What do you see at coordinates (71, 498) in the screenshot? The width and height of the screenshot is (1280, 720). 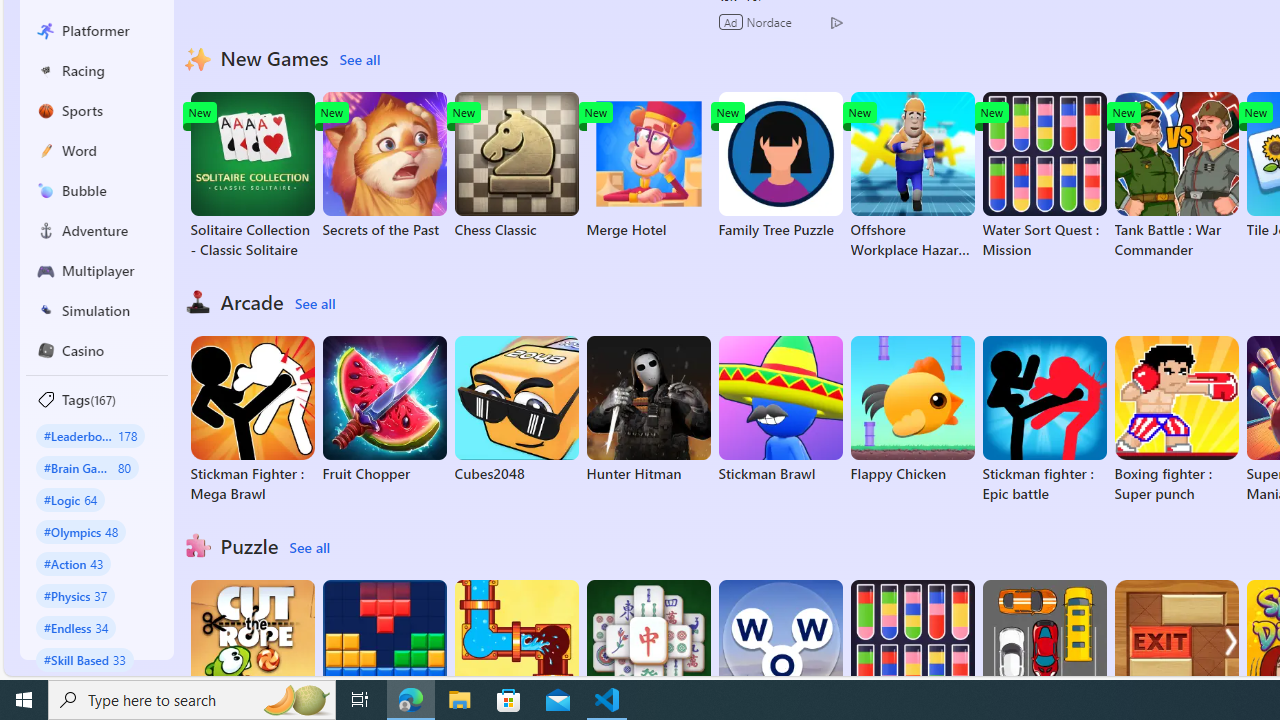 I see `'#Logic 64'` at bounding box center [71, 498].